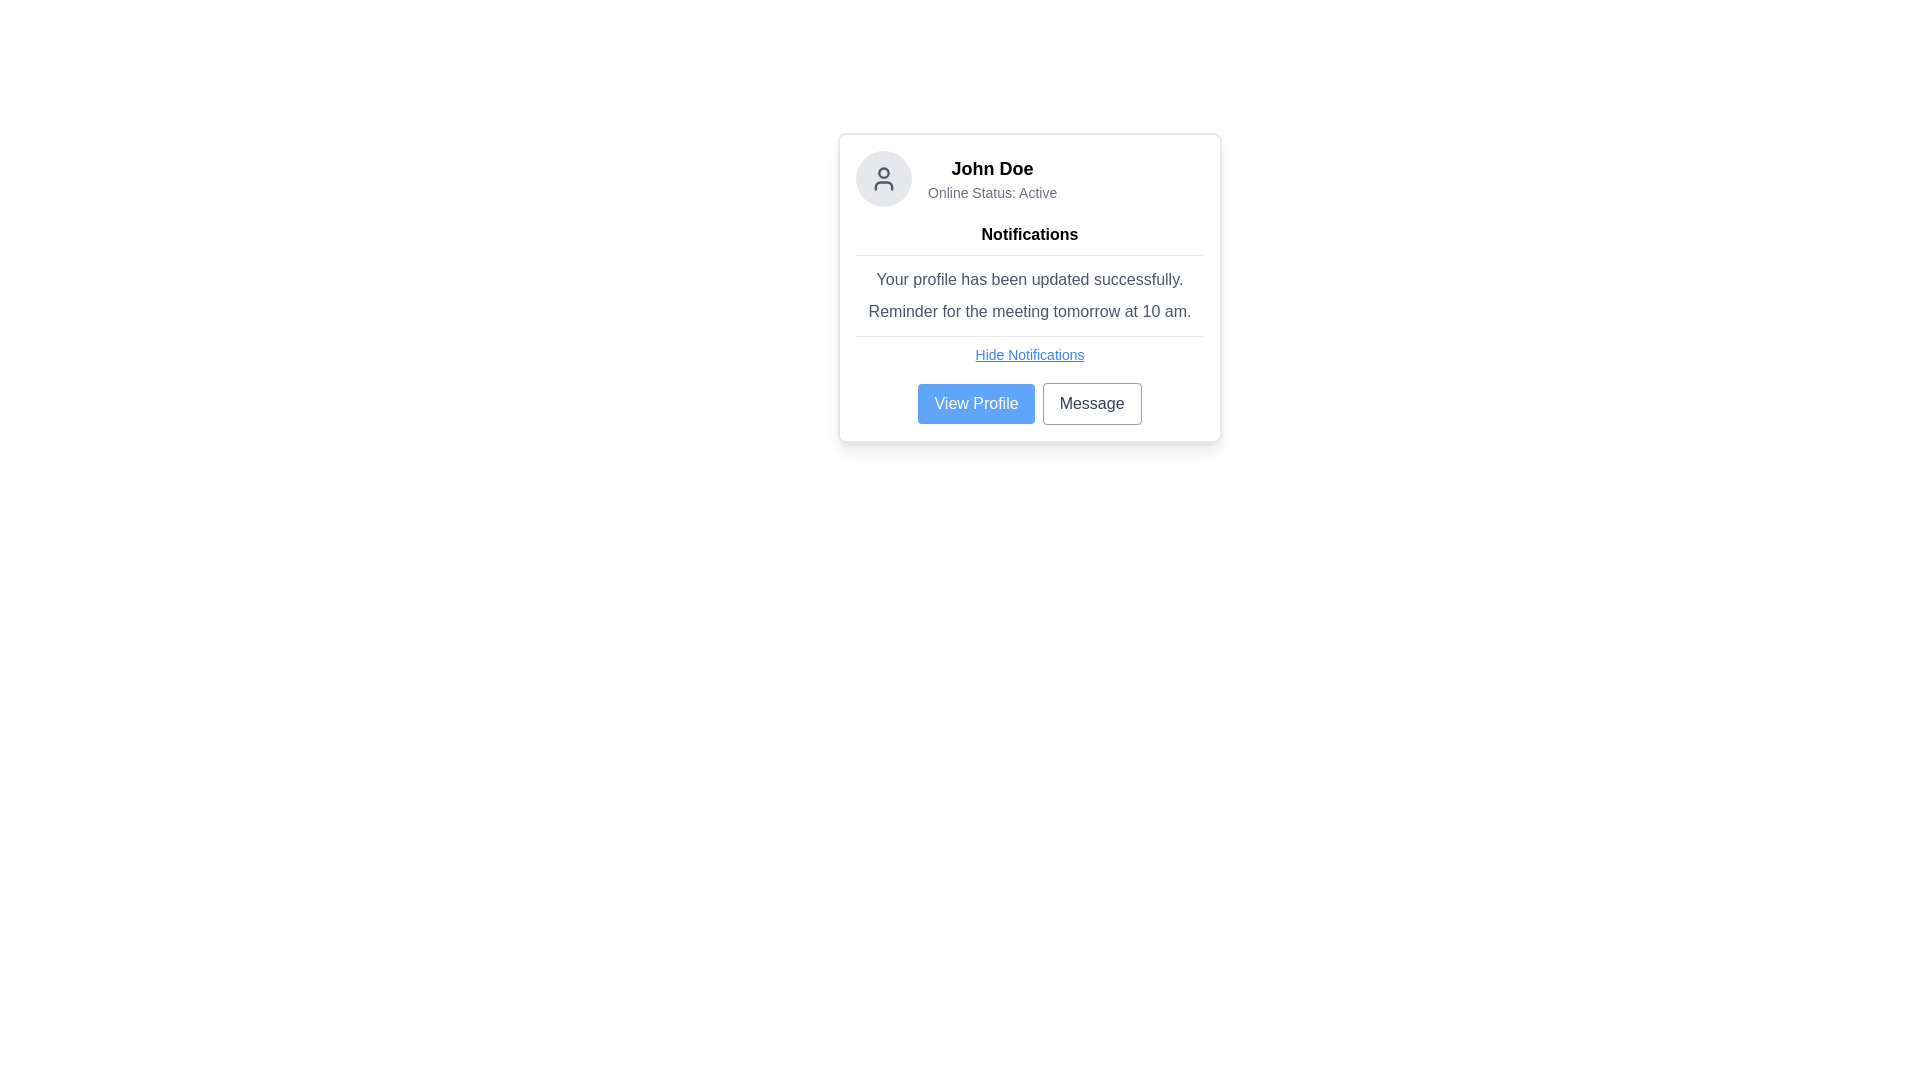  Describe the element at coordinates (992, 177) in the screenshot. I see `text content displayed in large bold text ('John Doe') and the smaller gray text ('Online Status: Active') located to the right of the avatar icon` at that location.